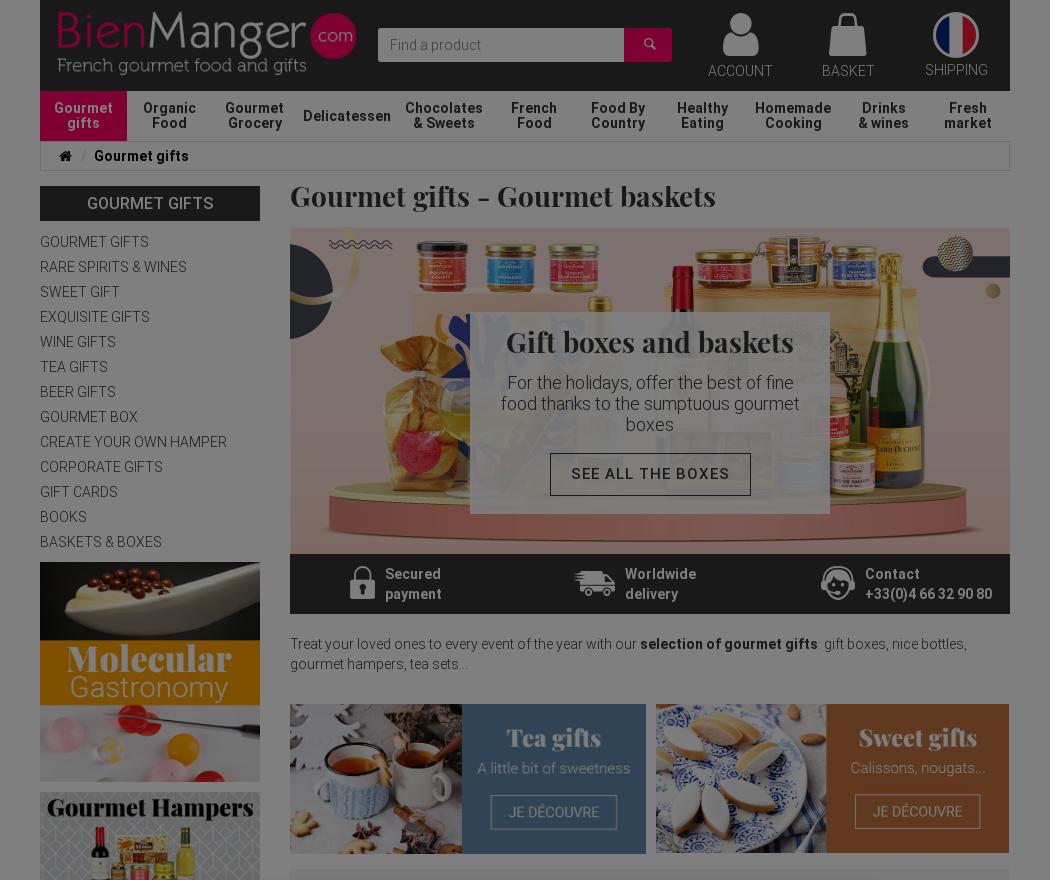 The width and height of the screenshot is (1050, 880). Describe the element at coordinates (504, 340) in the screenshot. I see `'Gift boxes and baskets'` at that location.